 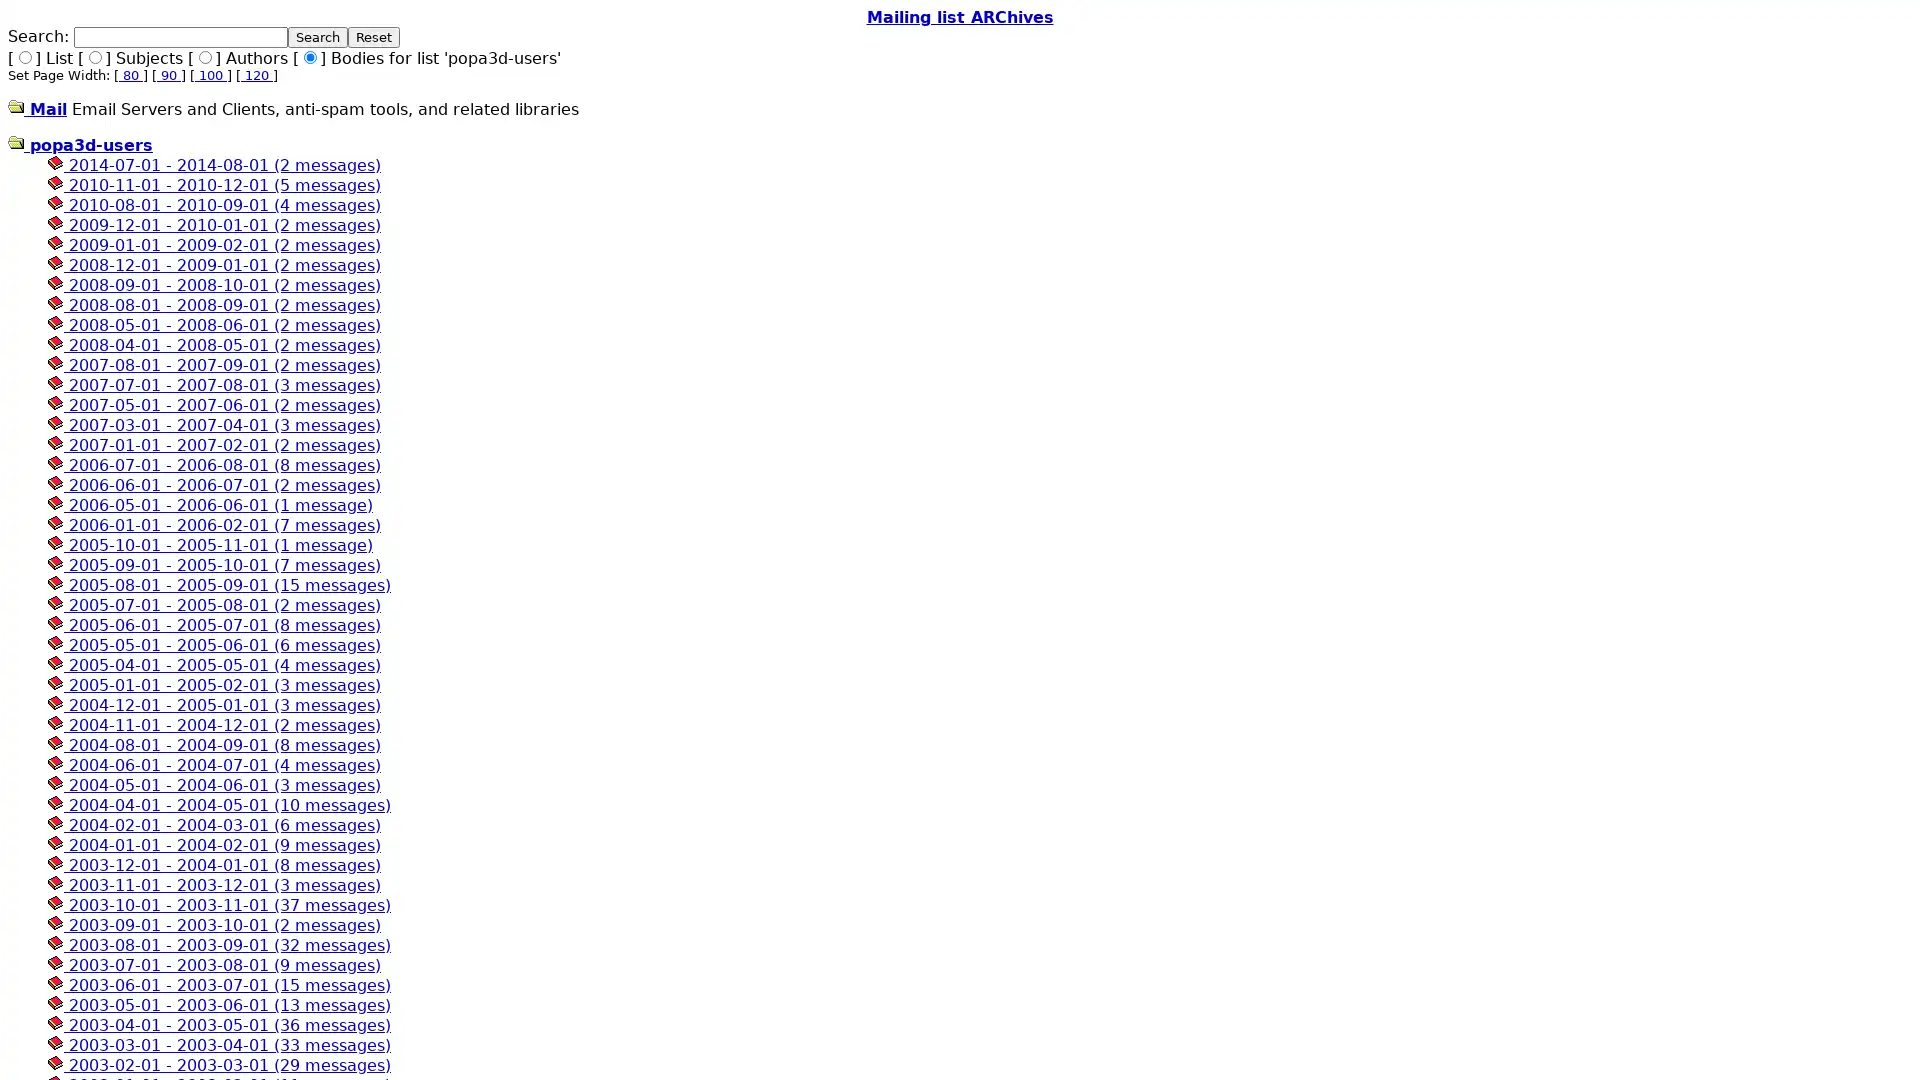 What do you see at coordinates (374, 37) in the screenshot?
I see `Reset` at bounding box center [374, 37].